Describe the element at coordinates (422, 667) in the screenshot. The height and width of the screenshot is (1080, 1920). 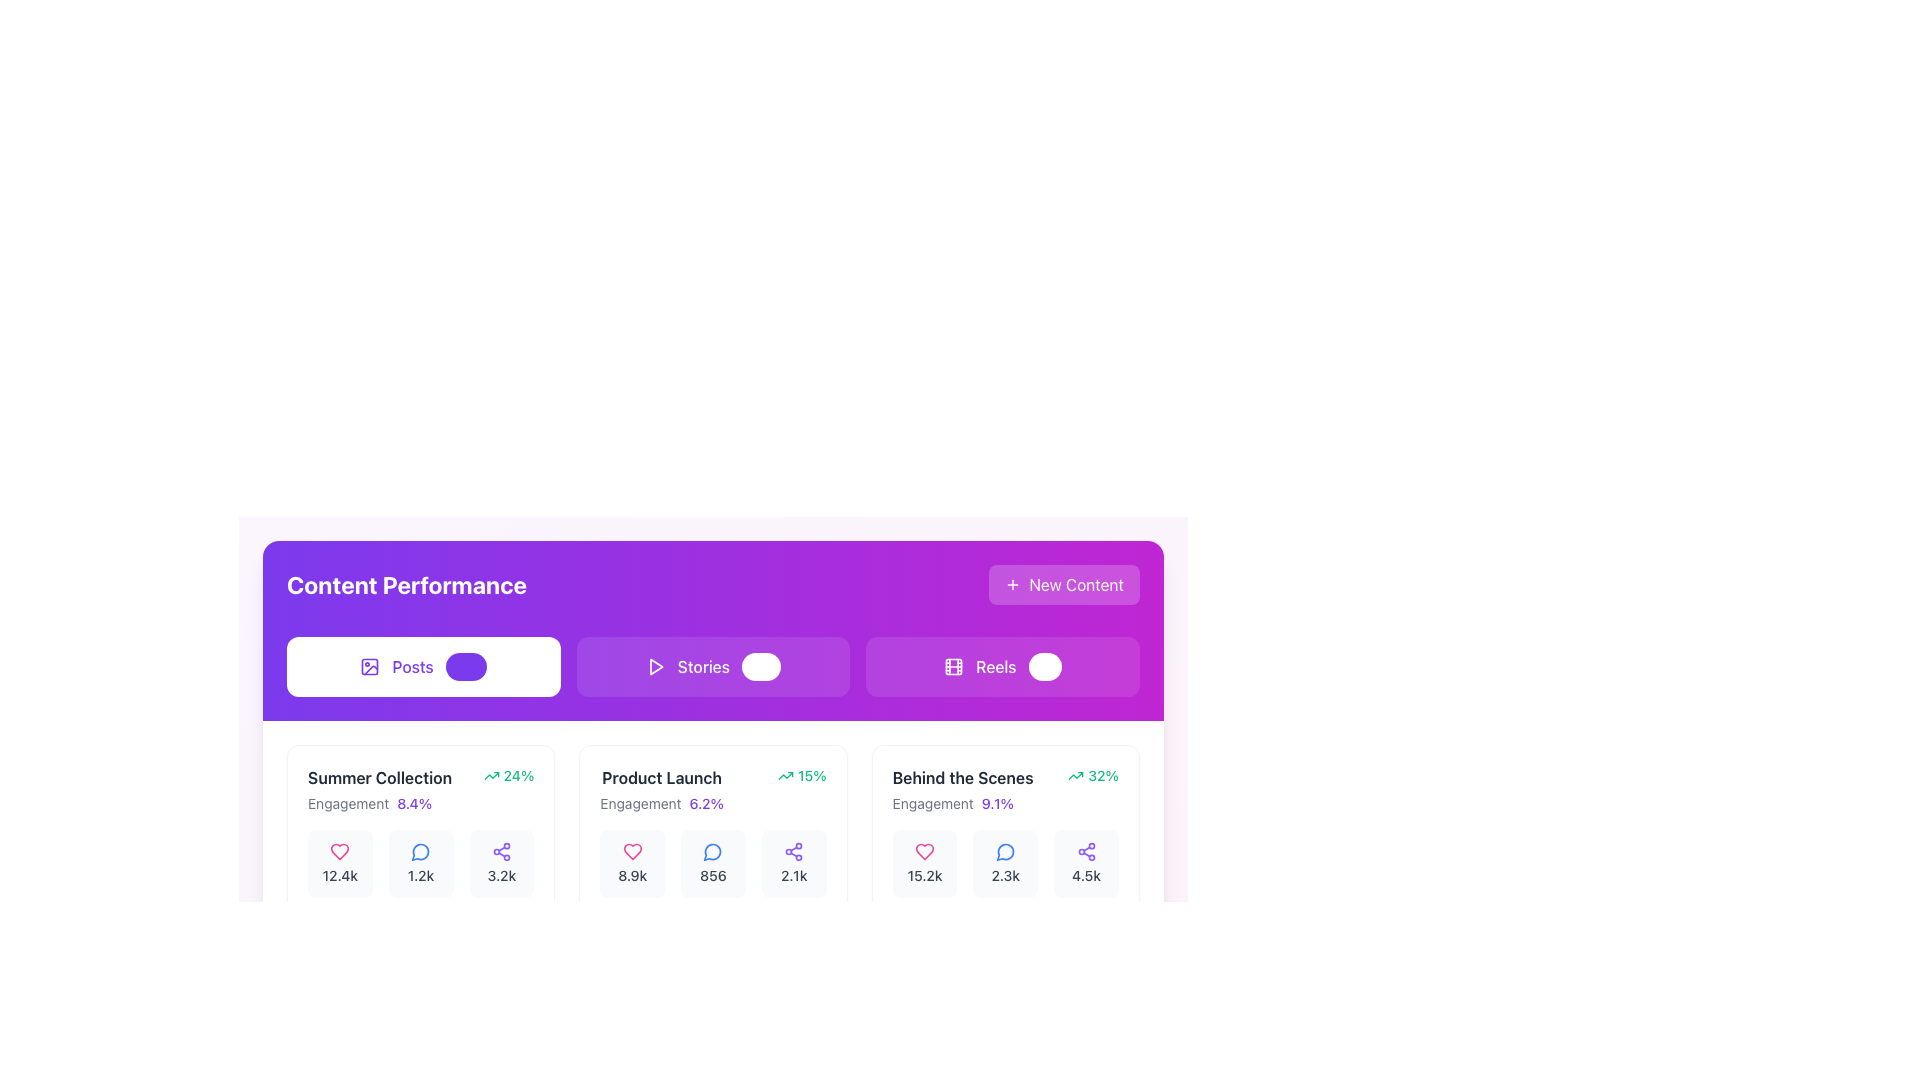
I see `the first button in the three-button group on the purple panel to filter or display posts` at that location.